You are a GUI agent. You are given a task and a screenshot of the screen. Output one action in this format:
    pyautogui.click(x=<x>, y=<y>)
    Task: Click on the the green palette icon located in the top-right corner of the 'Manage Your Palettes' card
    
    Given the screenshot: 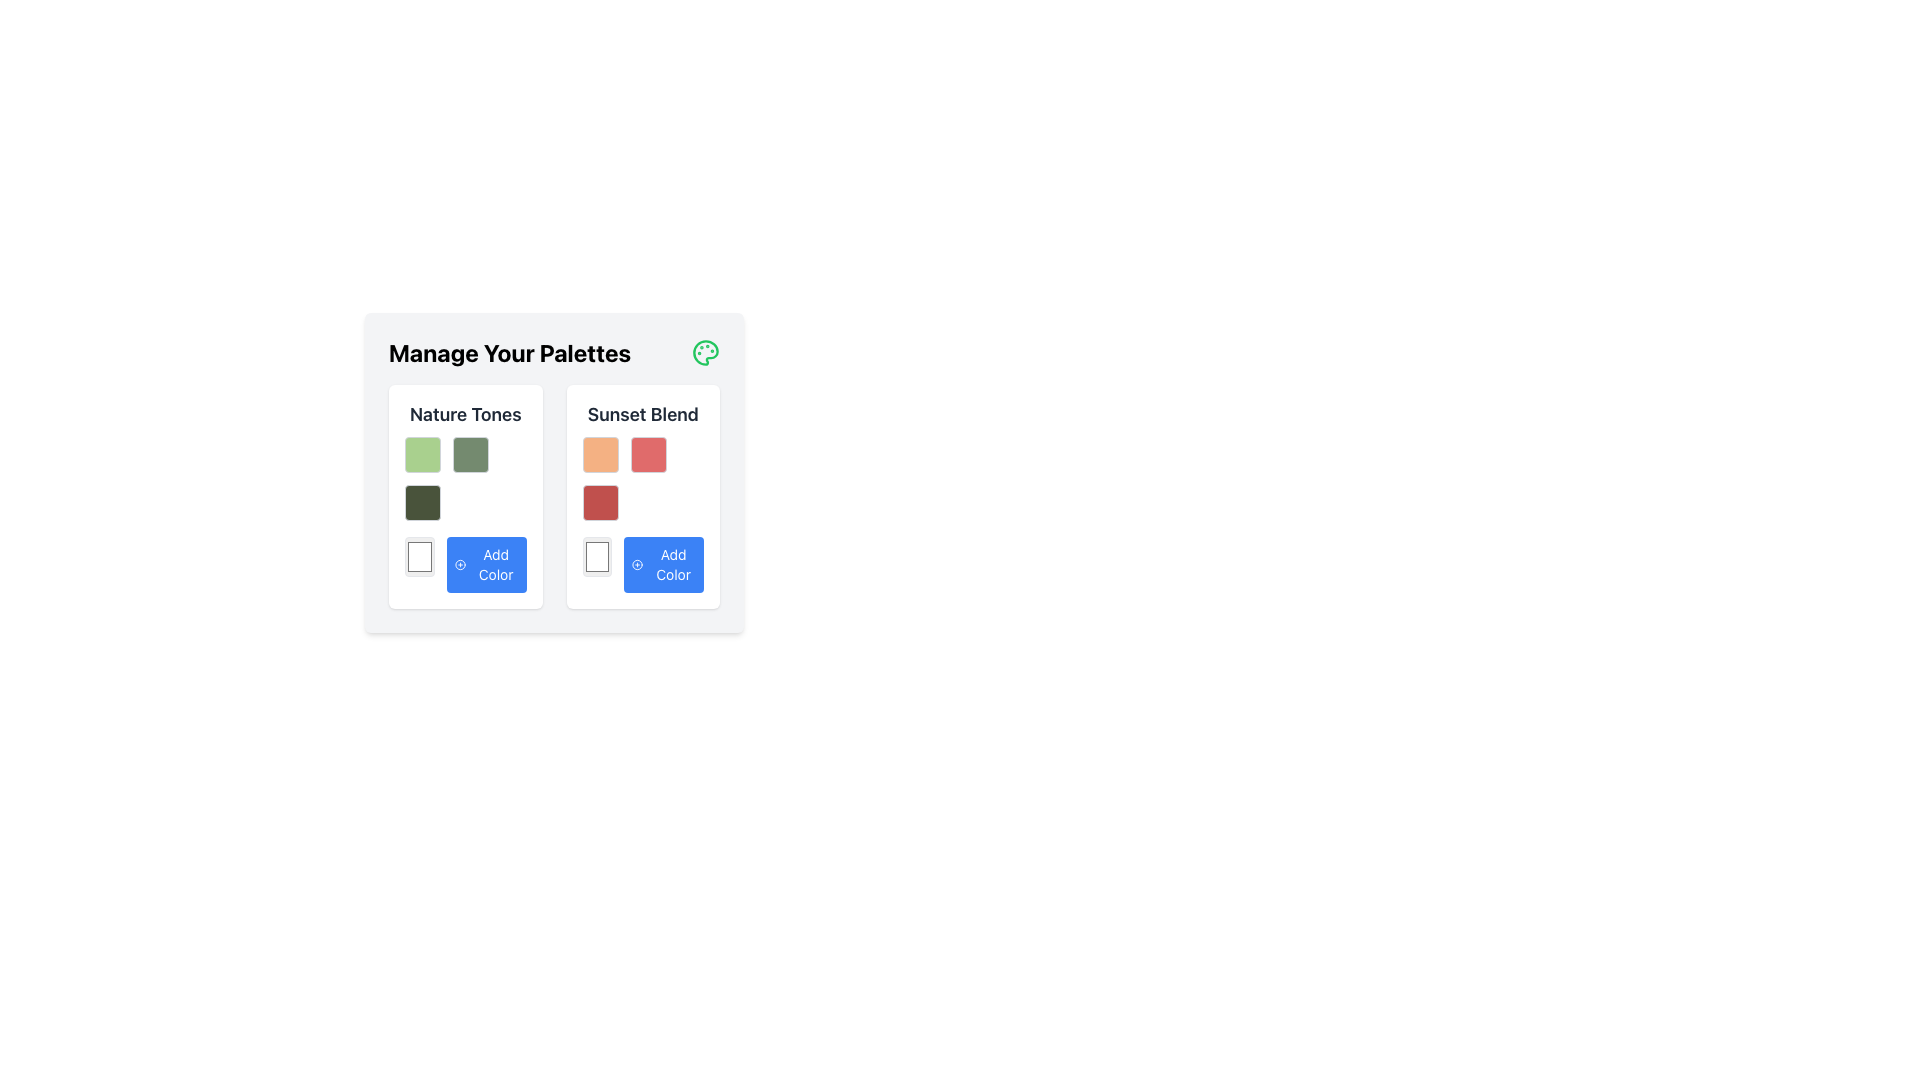 What is the action you would take?
    pyautogui.click(x=705, y=352)
    